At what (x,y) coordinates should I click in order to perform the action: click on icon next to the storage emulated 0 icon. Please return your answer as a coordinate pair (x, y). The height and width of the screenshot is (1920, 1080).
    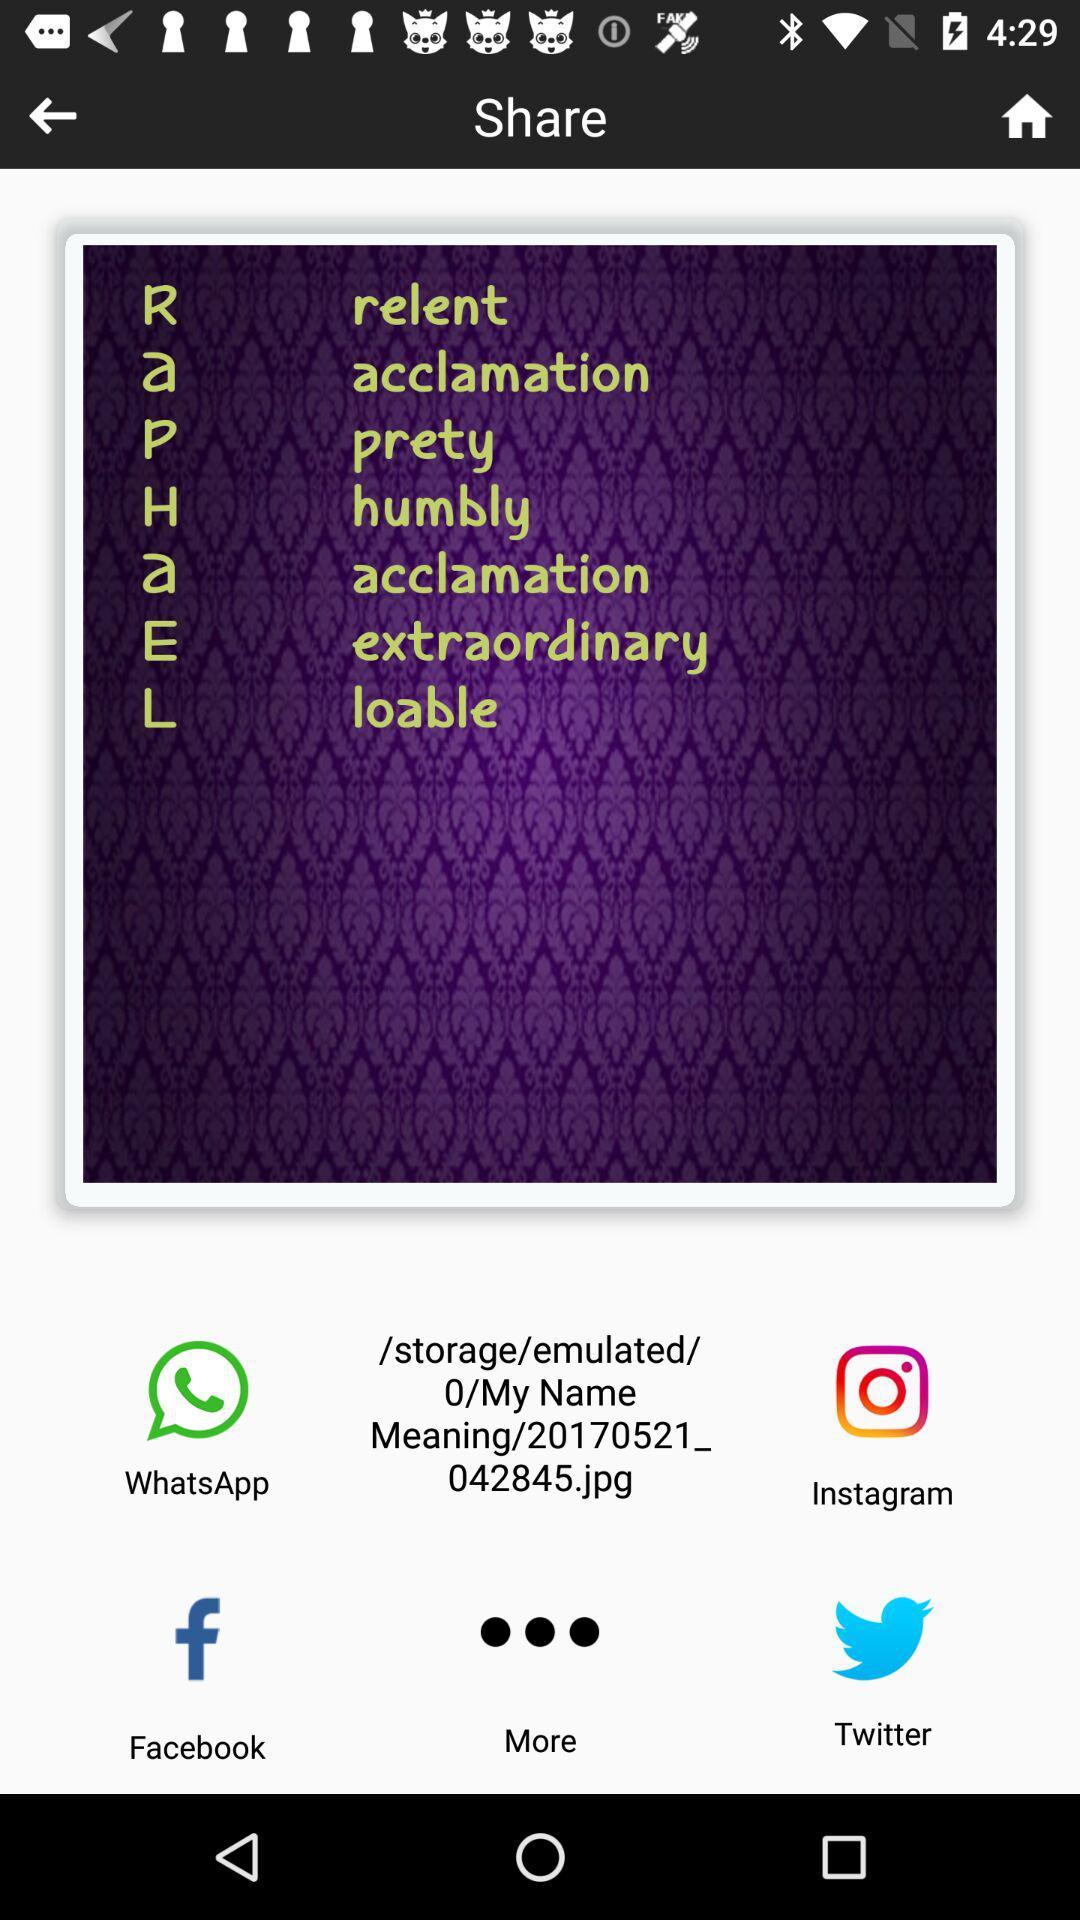
    Looking at the image, I should click on (197, 1390).